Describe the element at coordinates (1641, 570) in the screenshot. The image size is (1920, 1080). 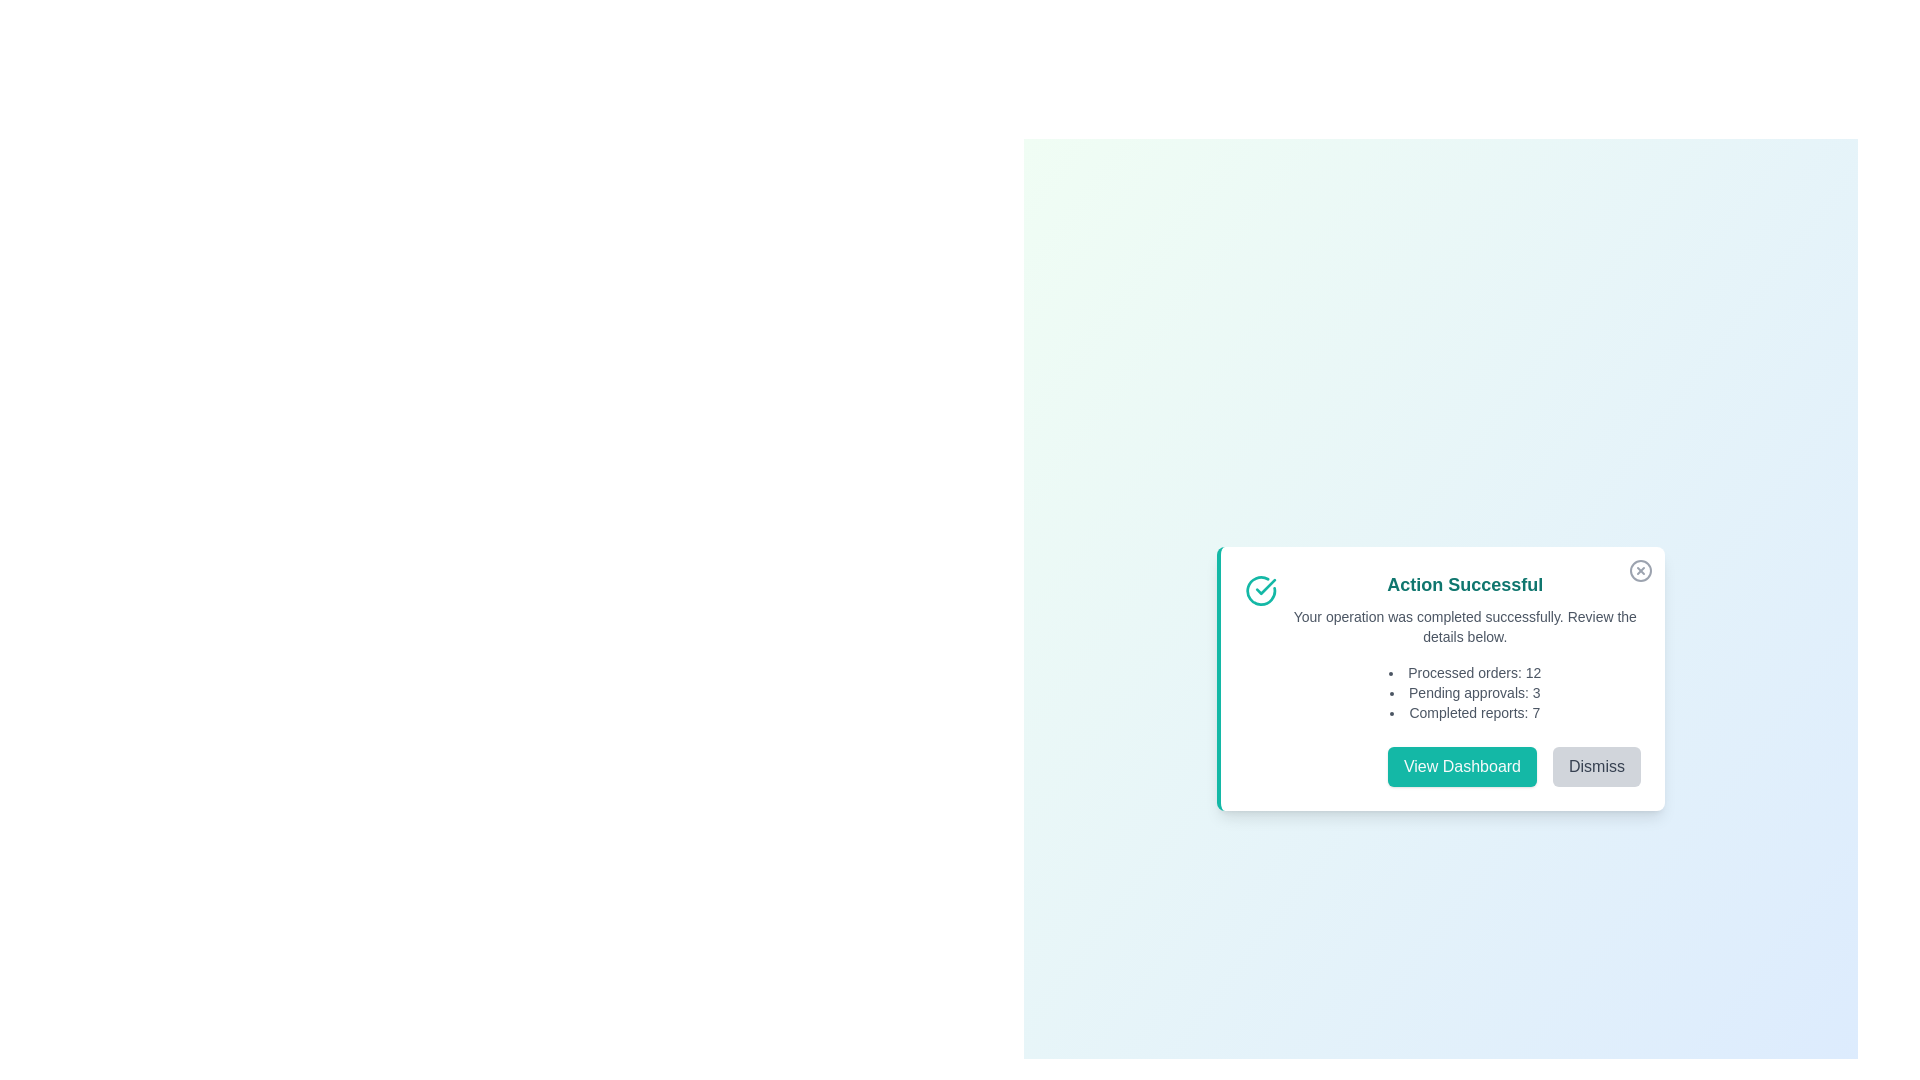
I see `close button to dismiss the notification` at that location.